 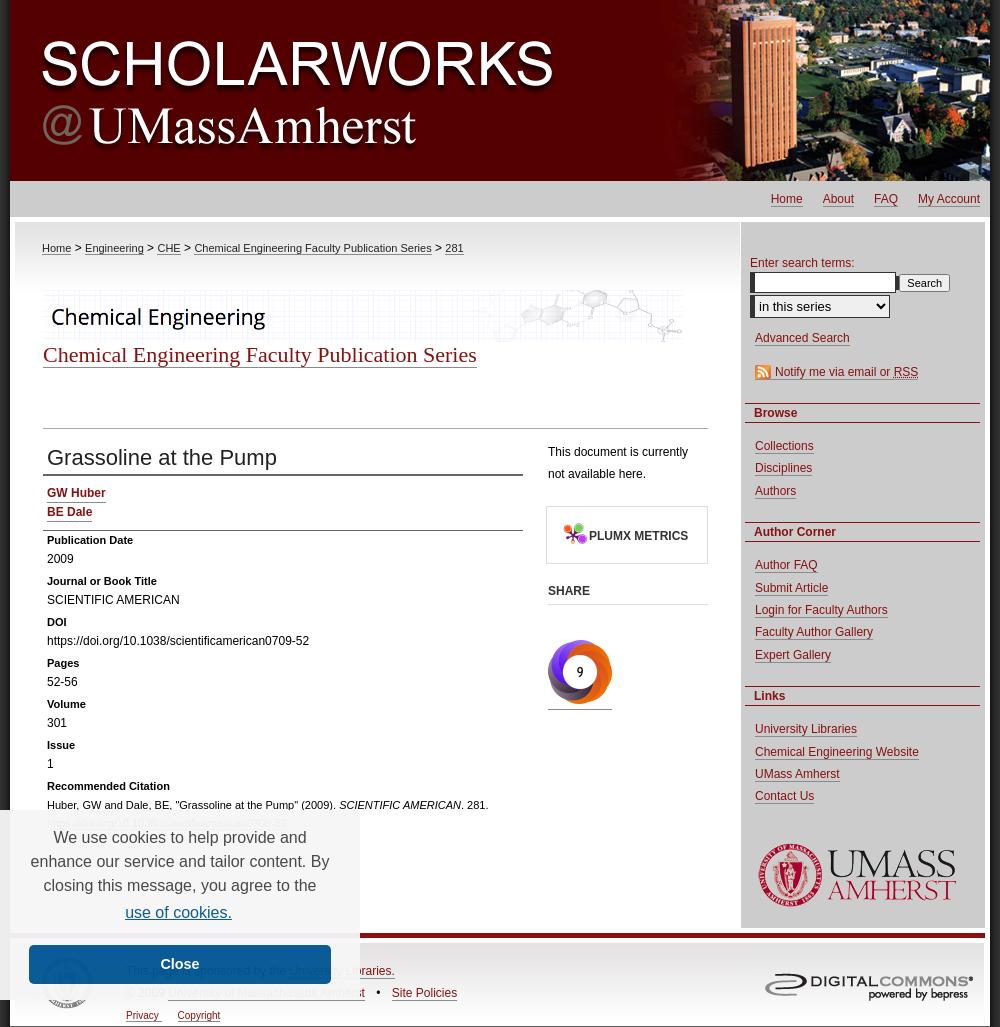 I want to click on '2009', so click(x=60, y=557).